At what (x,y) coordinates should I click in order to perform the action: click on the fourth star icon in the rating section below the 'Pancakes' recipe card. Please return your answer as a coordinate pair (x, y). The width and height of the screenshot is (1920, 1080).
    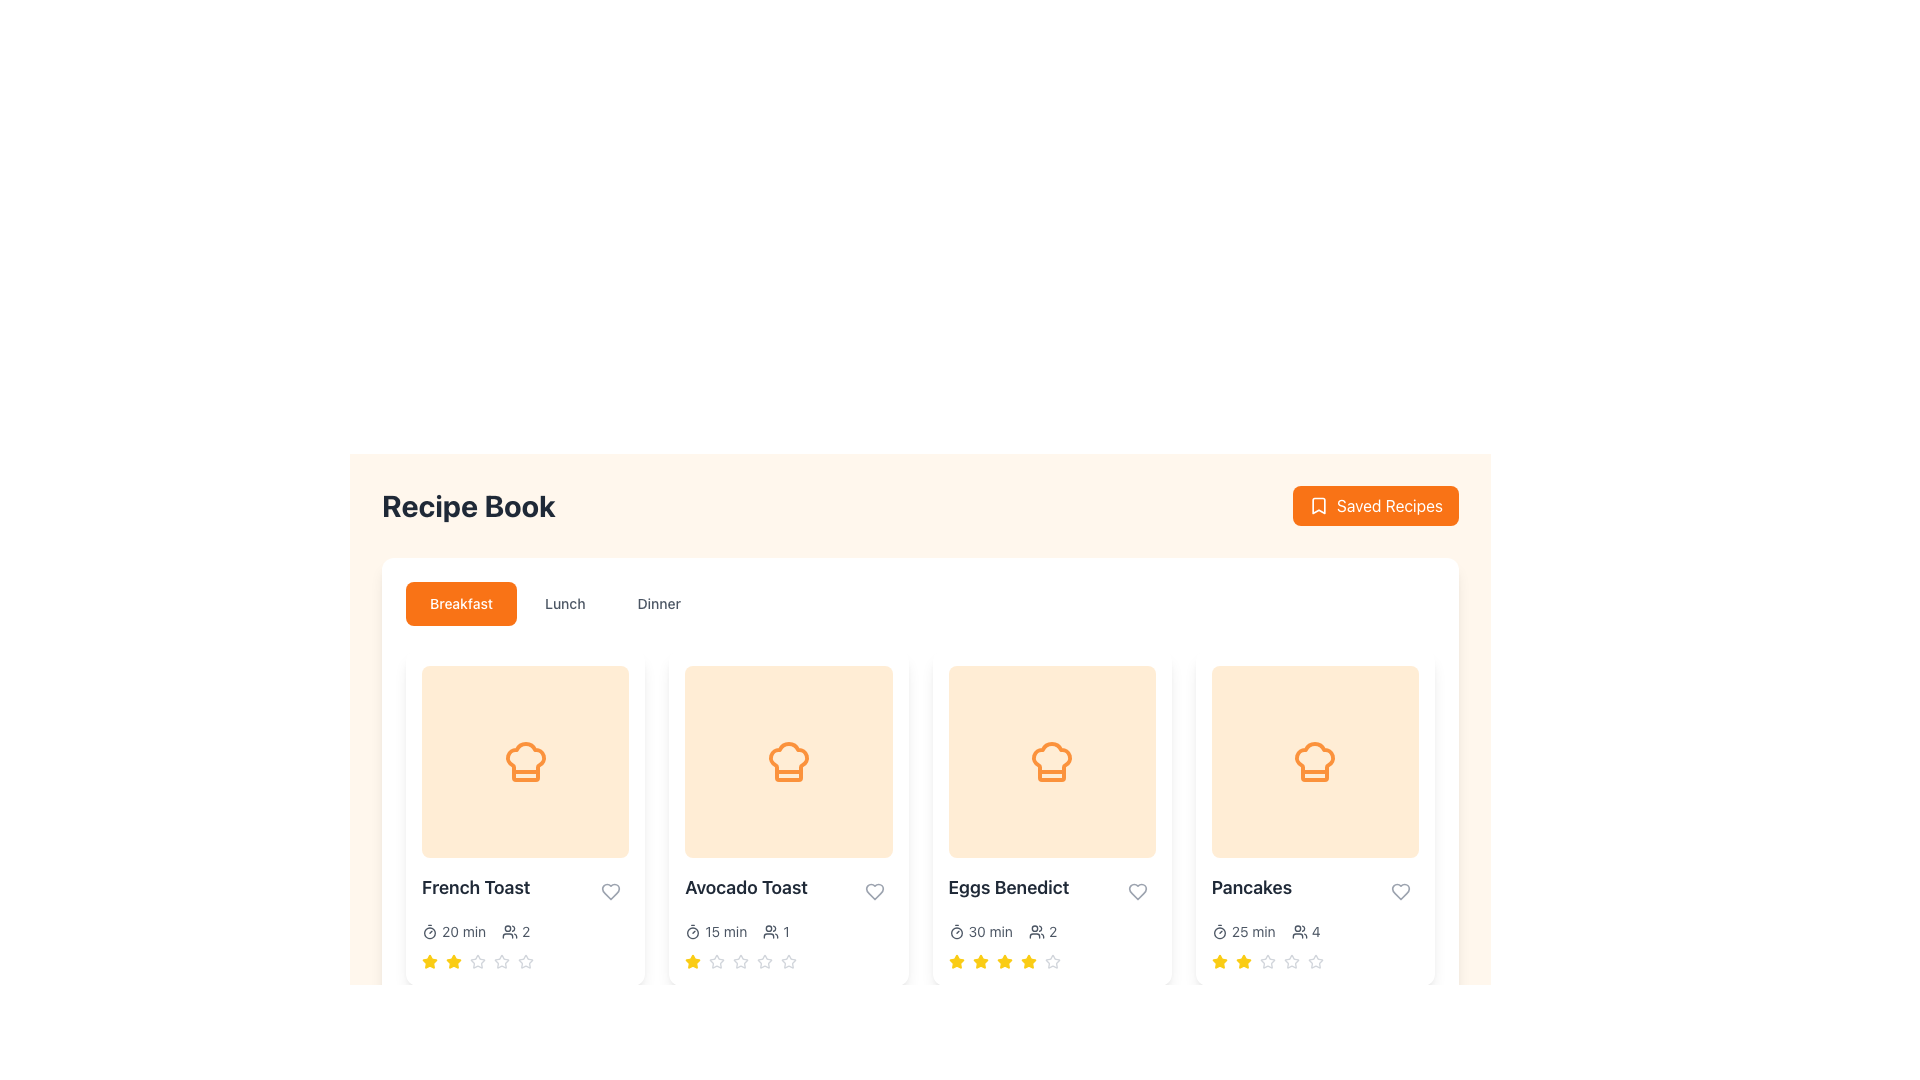
    Looking at the image, I should click on (1291, 960).